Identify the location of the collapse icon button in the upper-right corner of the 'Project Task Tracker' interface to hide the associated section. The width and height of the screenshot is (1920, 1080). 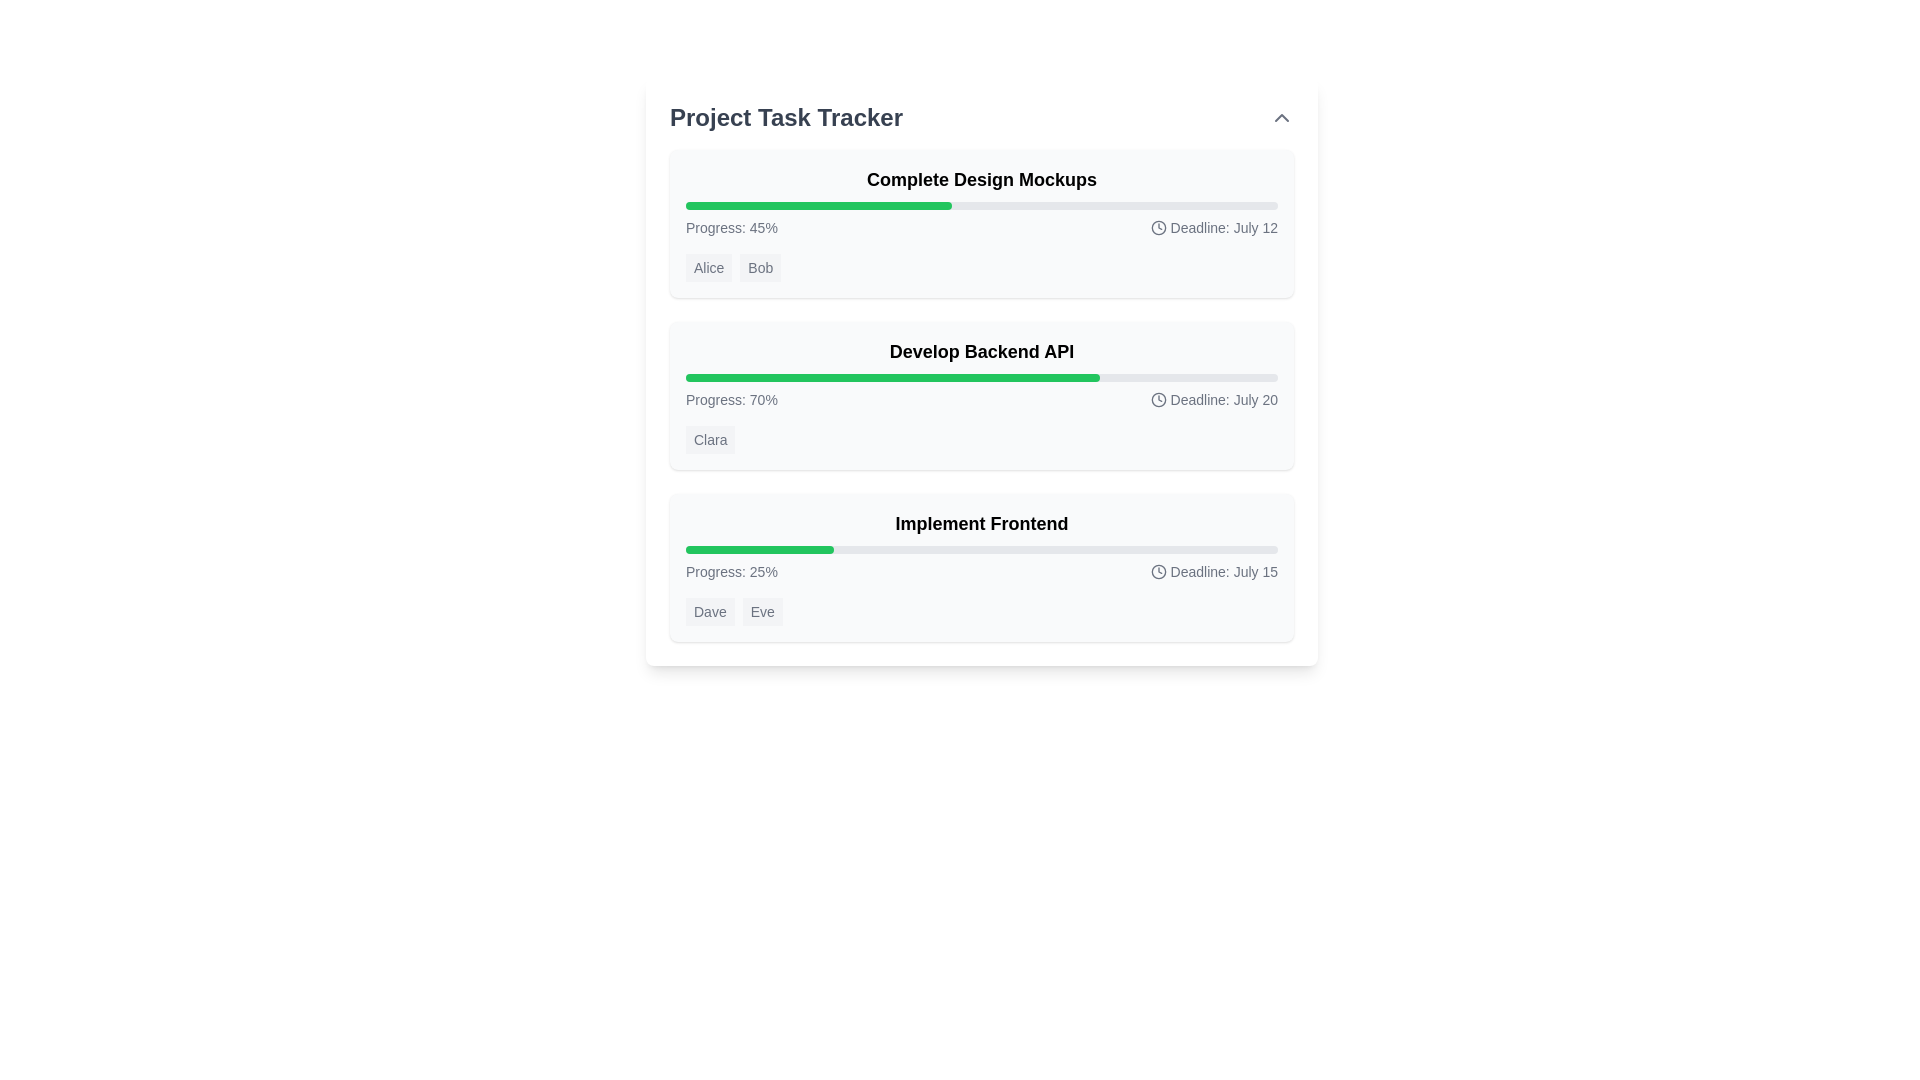
(1281, 118).